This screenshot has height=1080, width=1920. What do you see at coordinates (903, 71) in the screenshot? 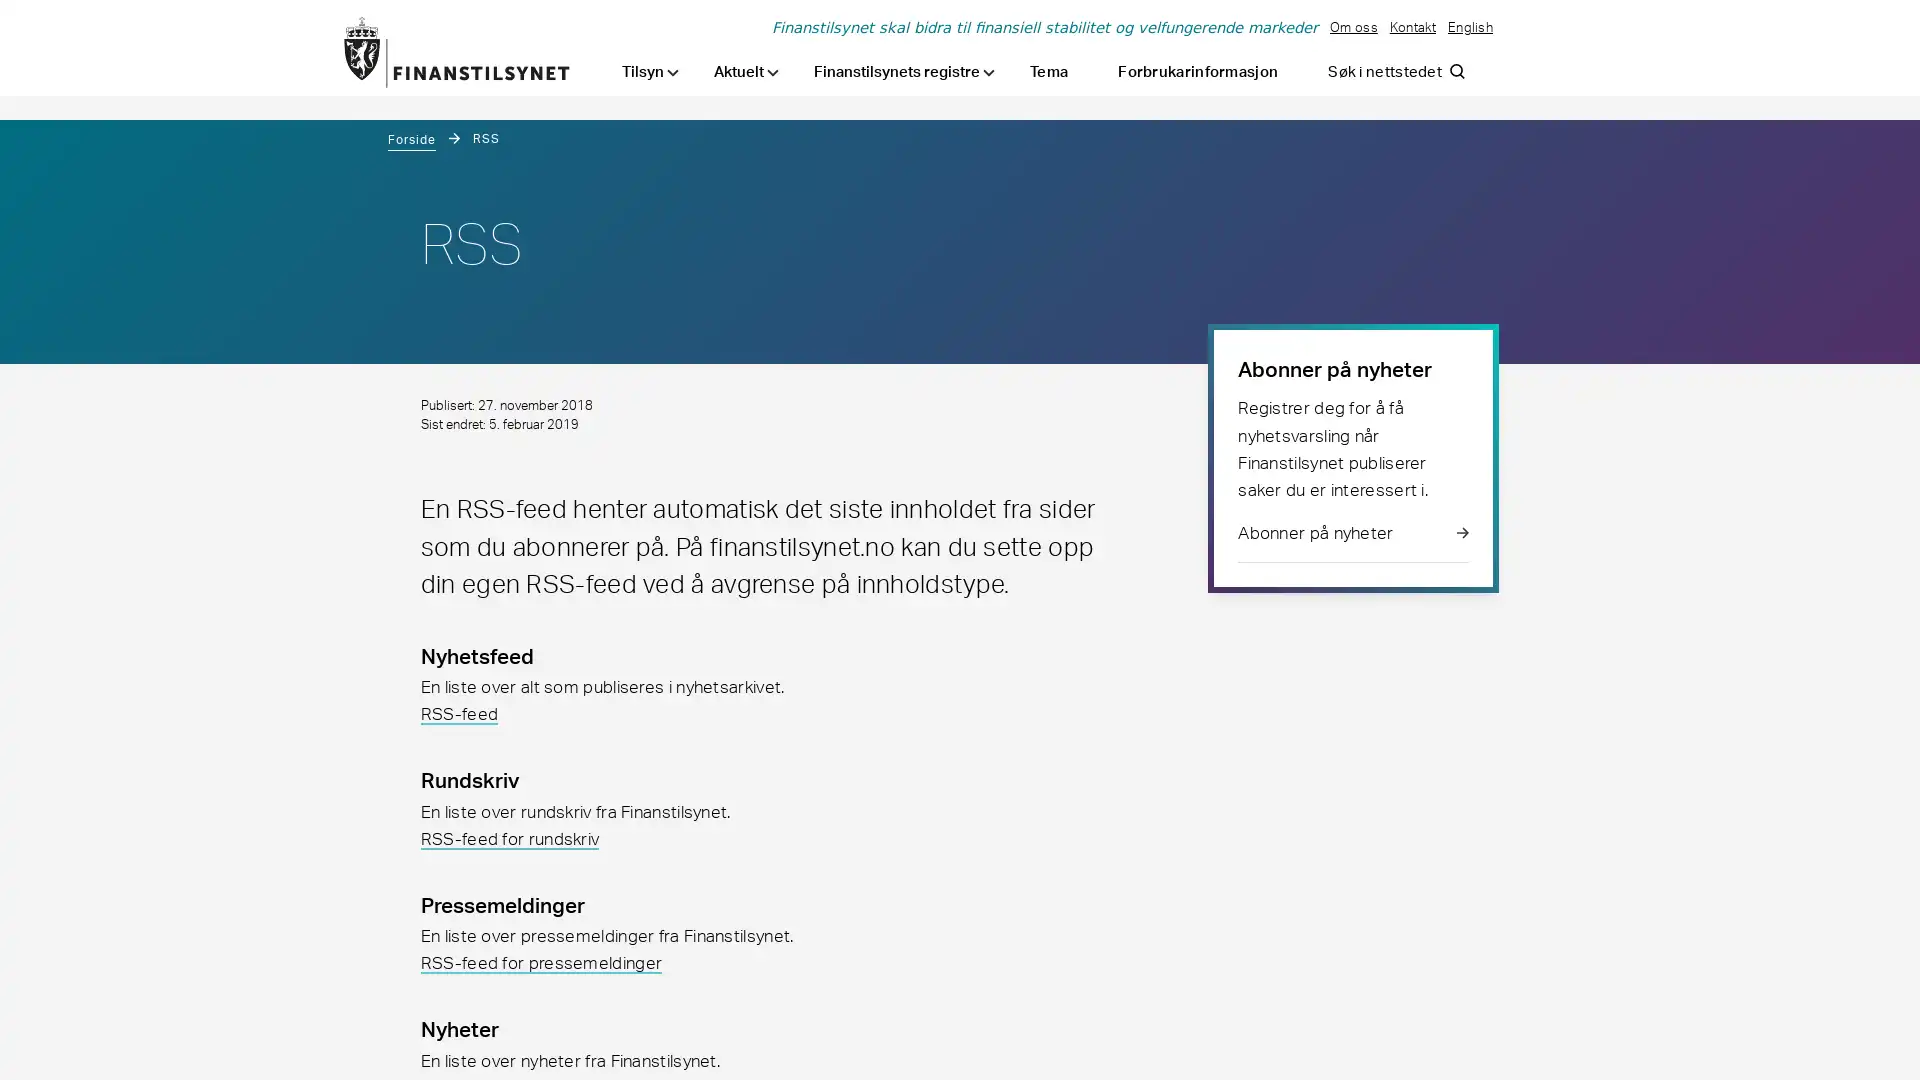
I see `Finanstilsynets registre Finanstilsynets registre` at bounding box center [903, 71].